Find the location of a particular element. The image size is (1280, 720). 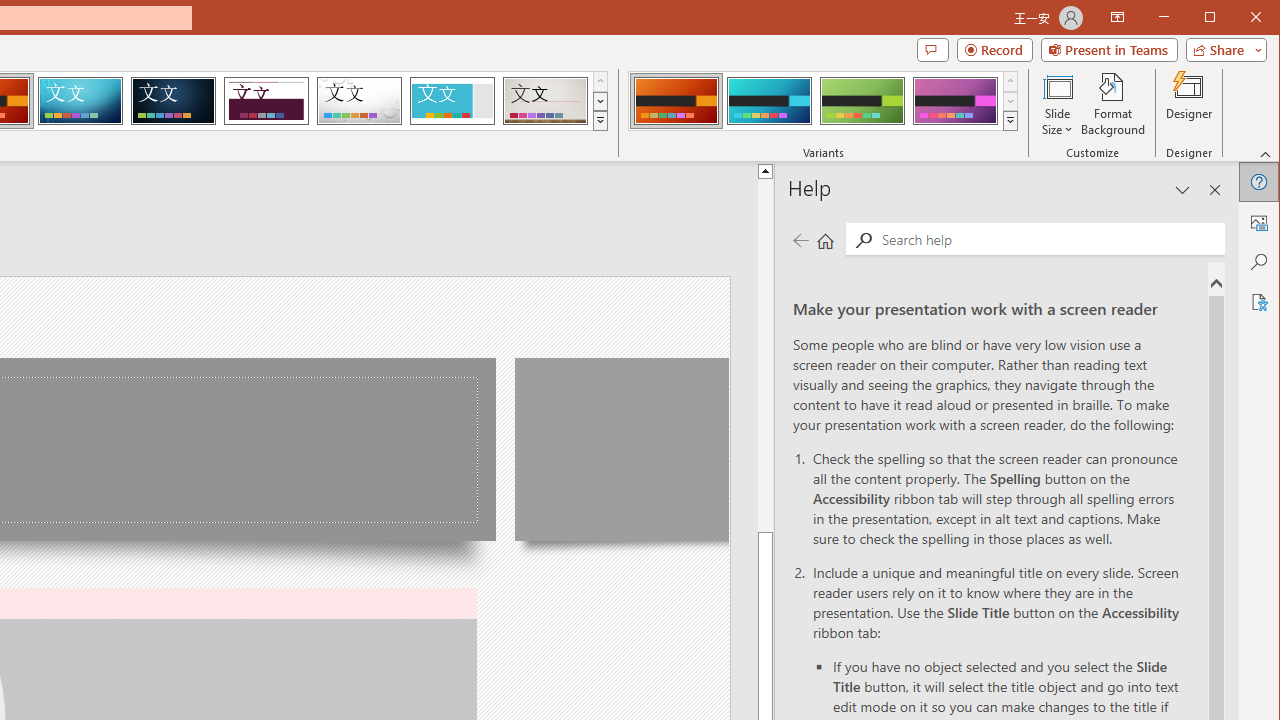

'Berlin Variant 3' is located at coordinates (862, 100).